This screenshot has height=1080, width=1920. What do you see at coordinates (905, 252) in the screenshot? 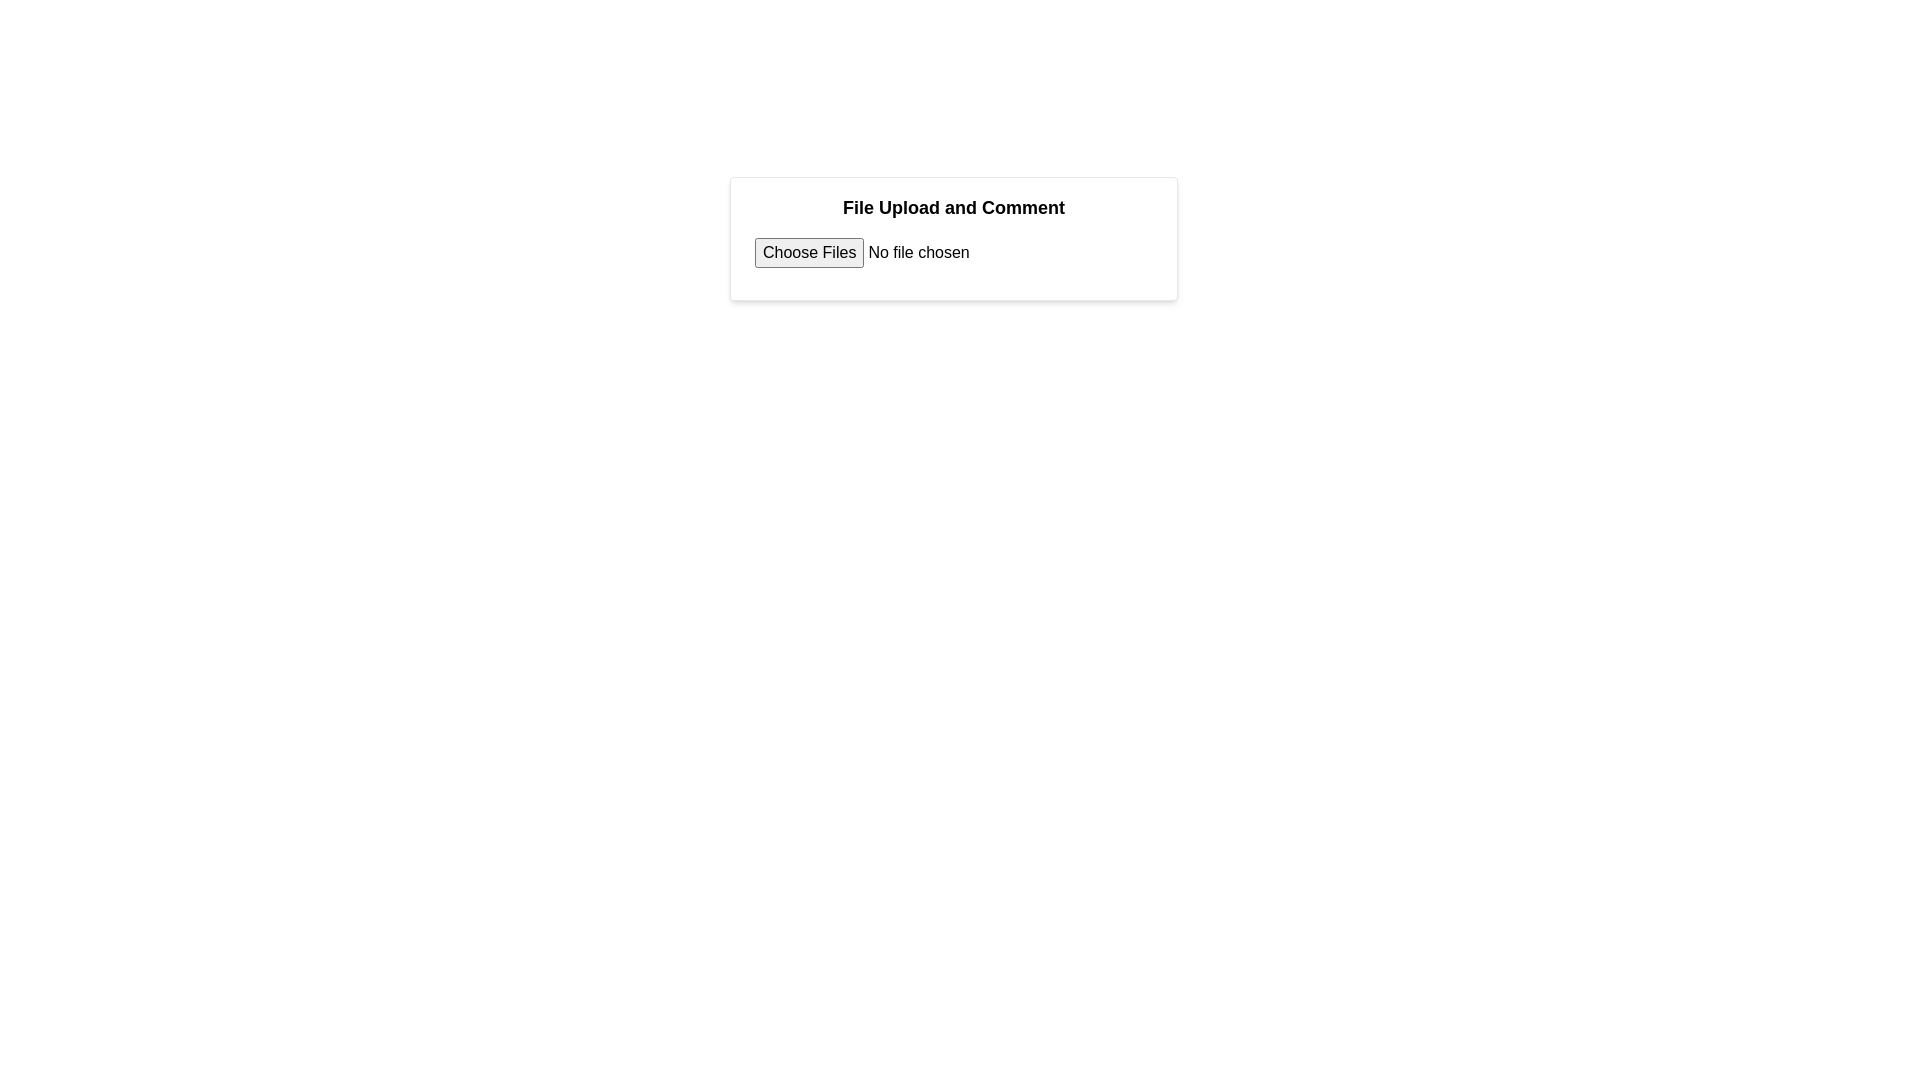
I see `the File input field located directly below the 'File Upload and Comment' header` at bounding box center [905, 252].